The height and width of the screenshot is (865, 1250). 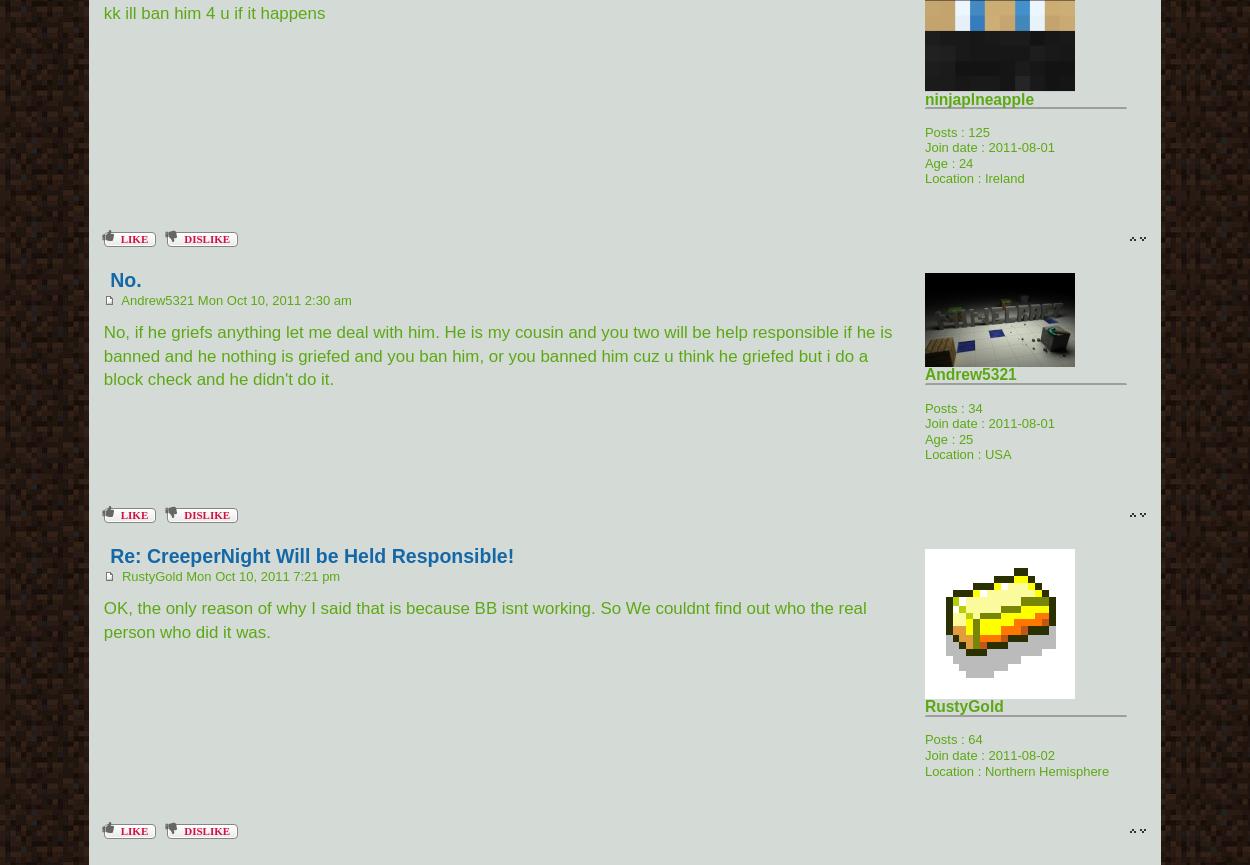 What do you see at coordinates (964, 161) in the screenshot?
I see `'24'` at bounding box center [964, 161].